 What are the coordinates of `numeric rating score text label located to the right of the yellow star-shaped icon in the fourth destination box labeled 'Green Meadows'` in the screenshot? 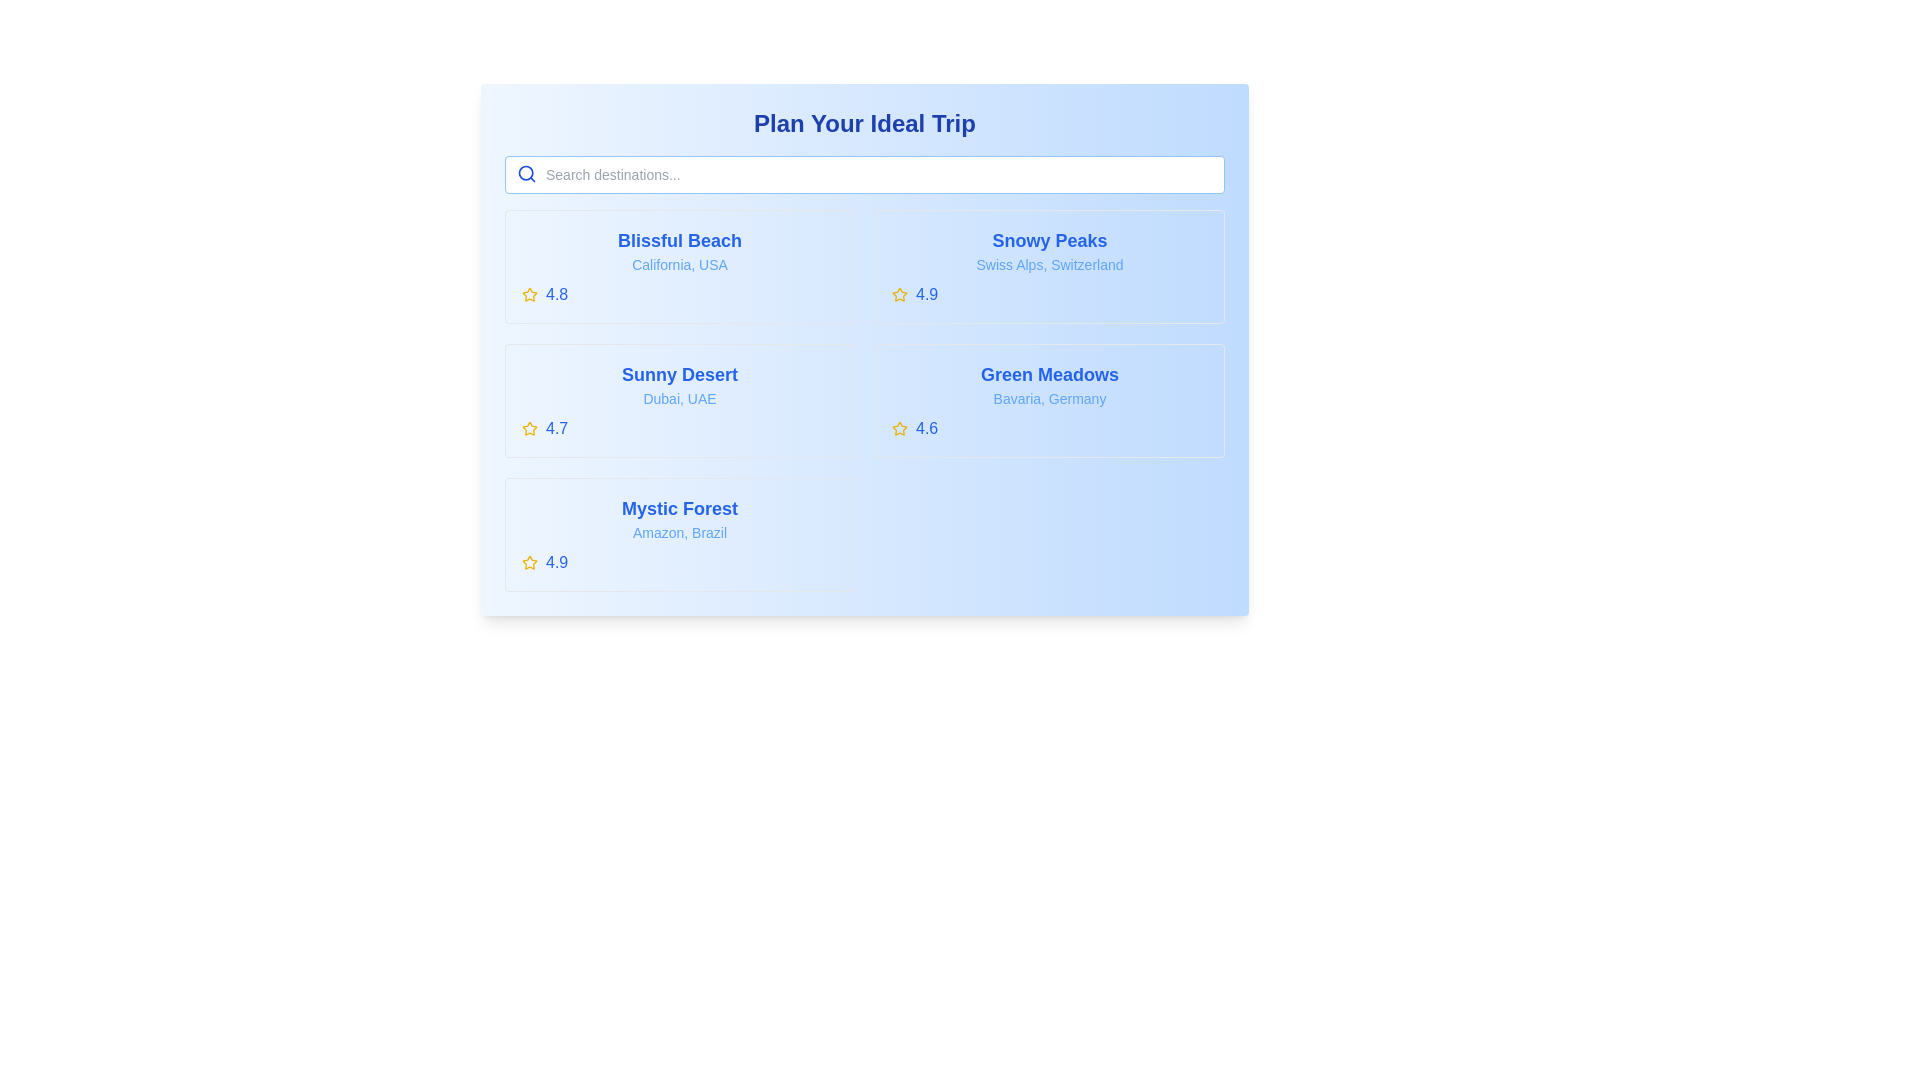 It's located at (926, 427).